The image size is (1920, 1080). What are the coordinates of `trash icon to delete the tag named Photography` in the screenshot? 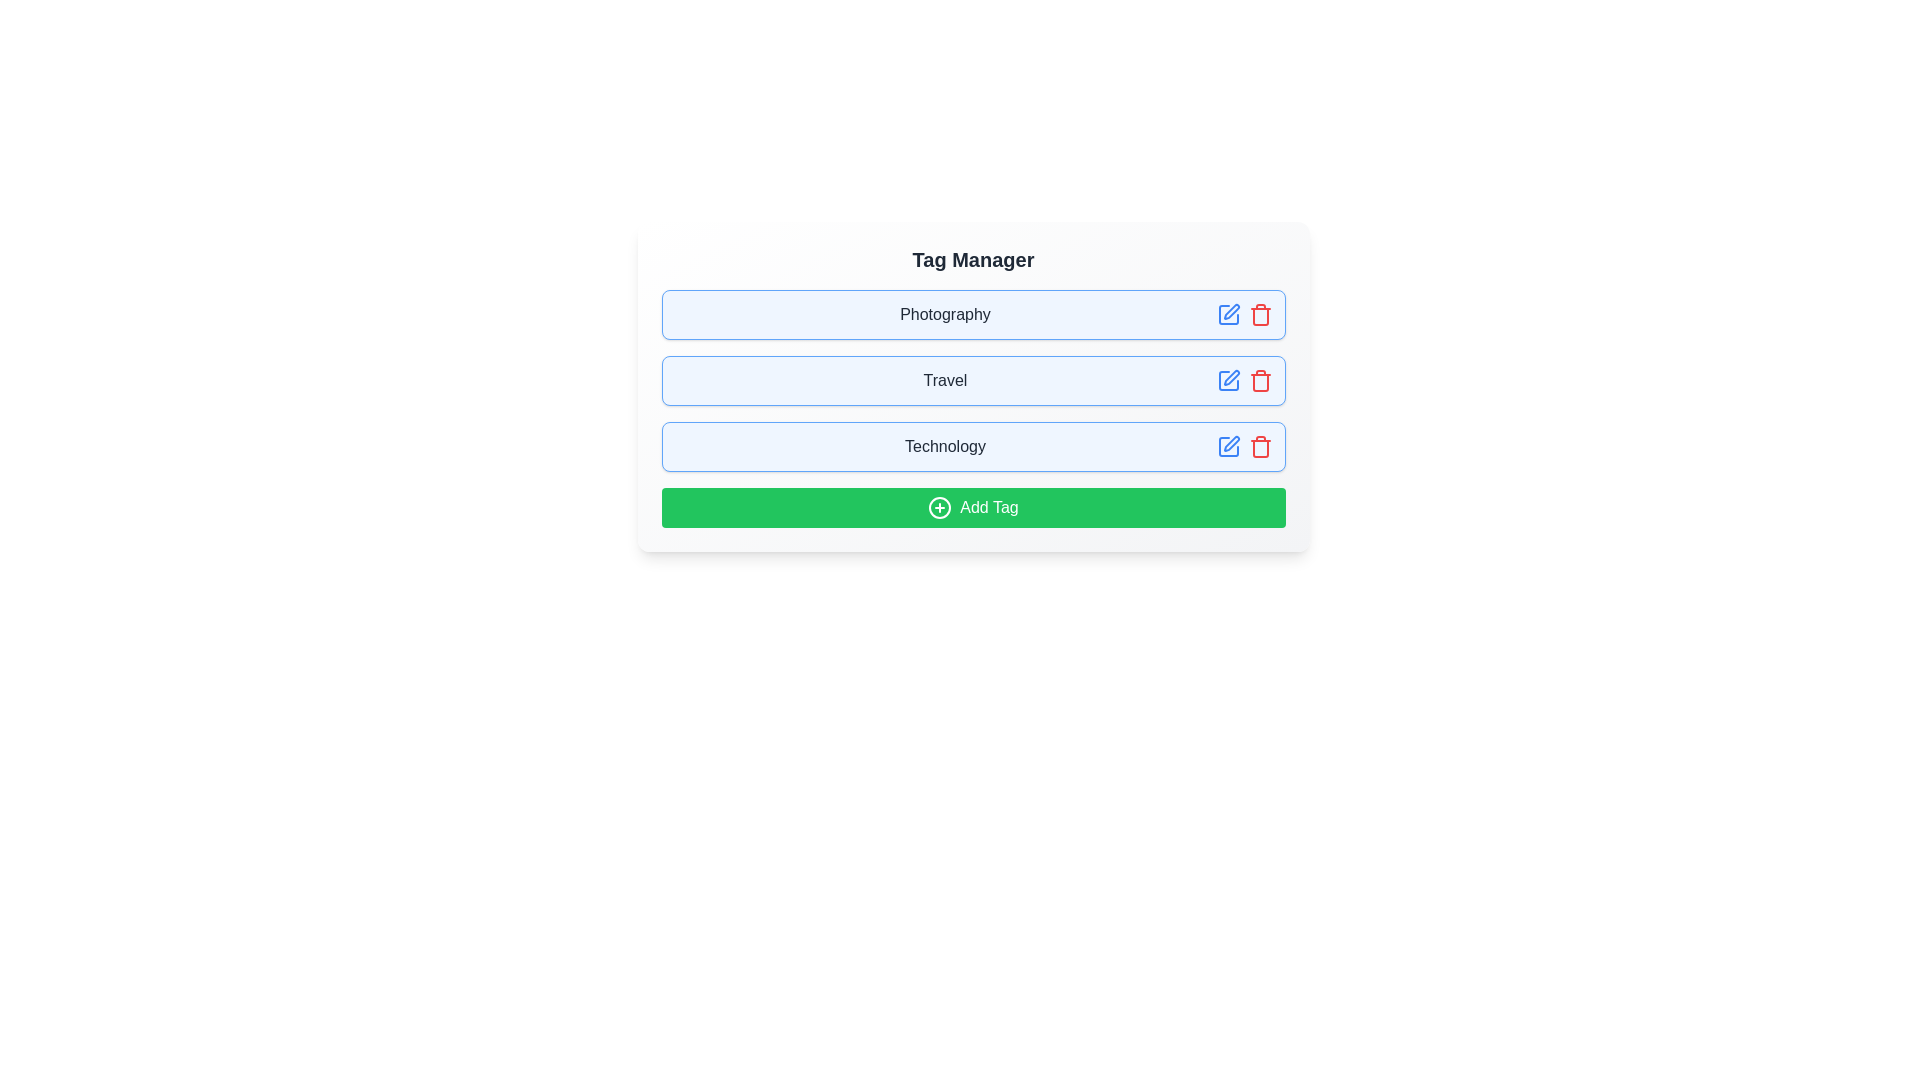 It's located at (1259, 315).